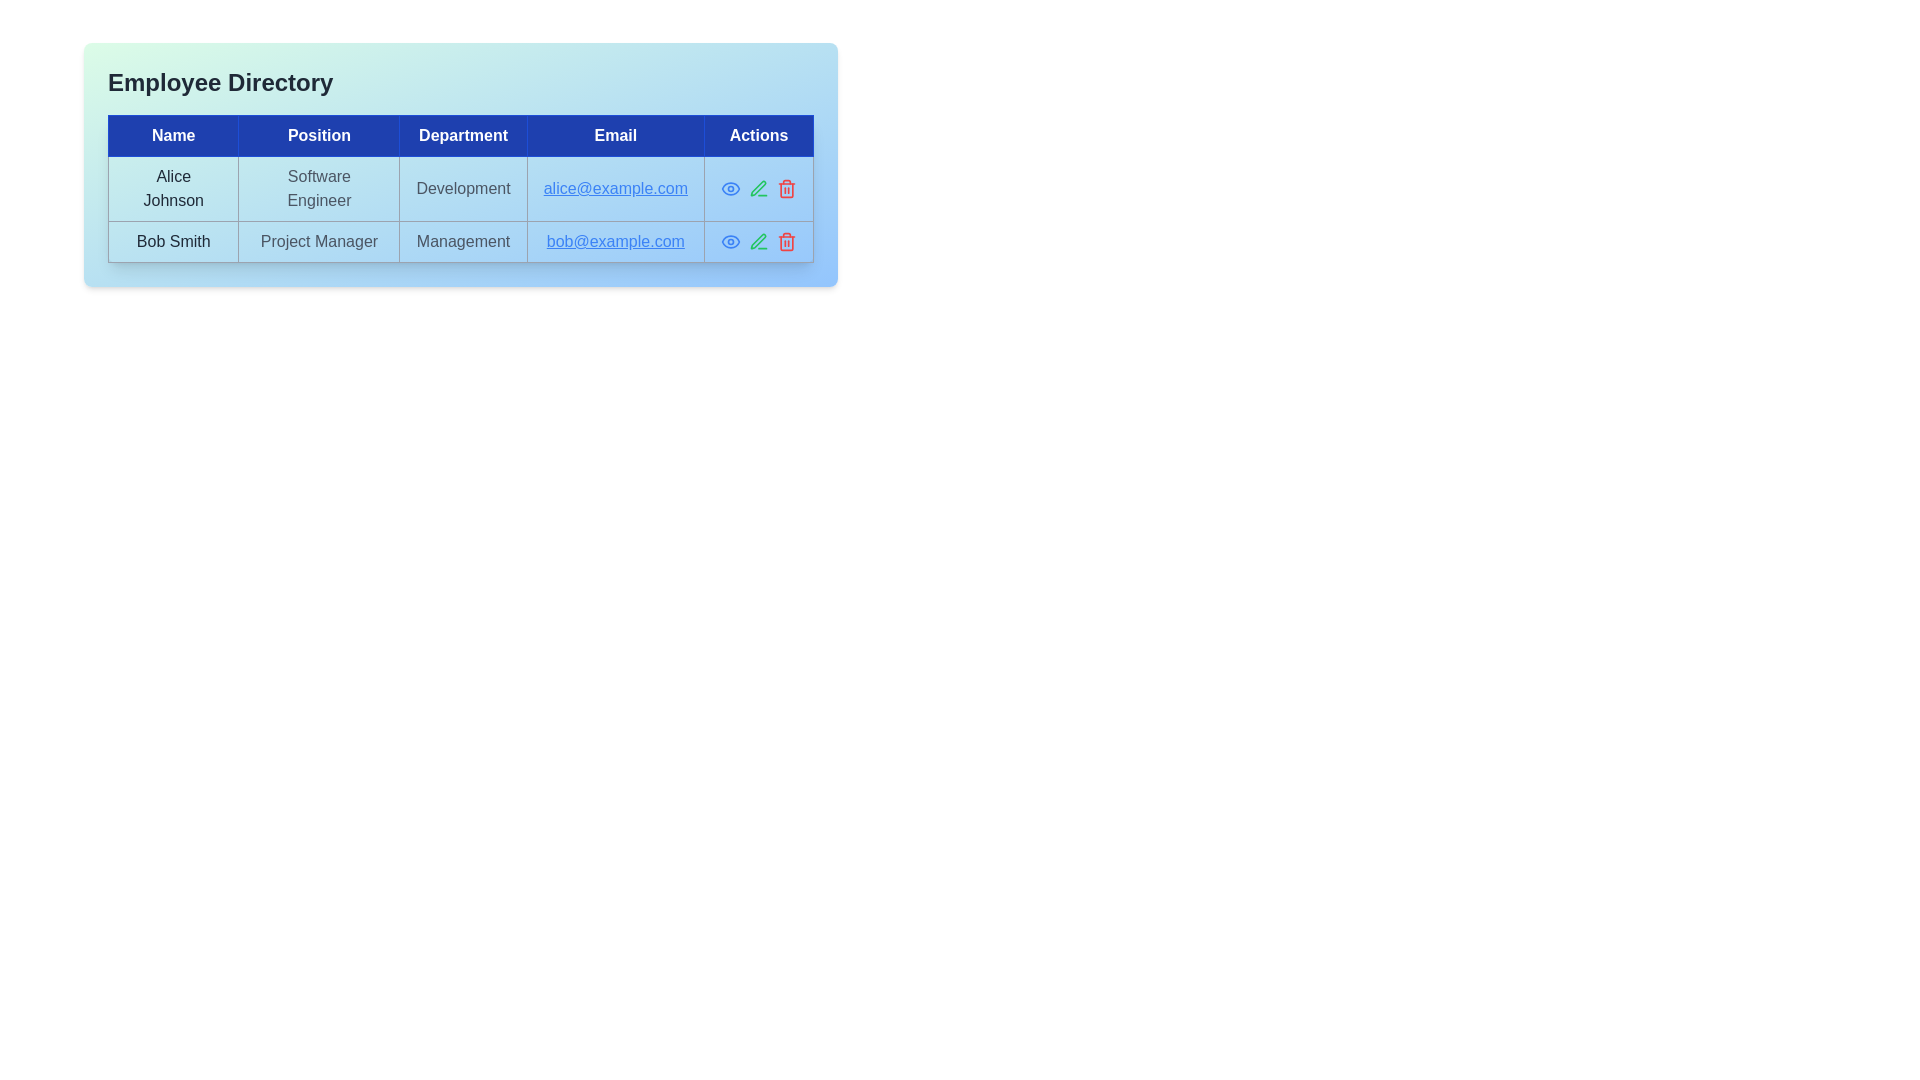  What do you see at coordinates (729, 189) in the screenshot?
I see `the eye icon located in the 'Actions' column of the second row in the 'Employee Directory' table` at bounding box center [729, 189].